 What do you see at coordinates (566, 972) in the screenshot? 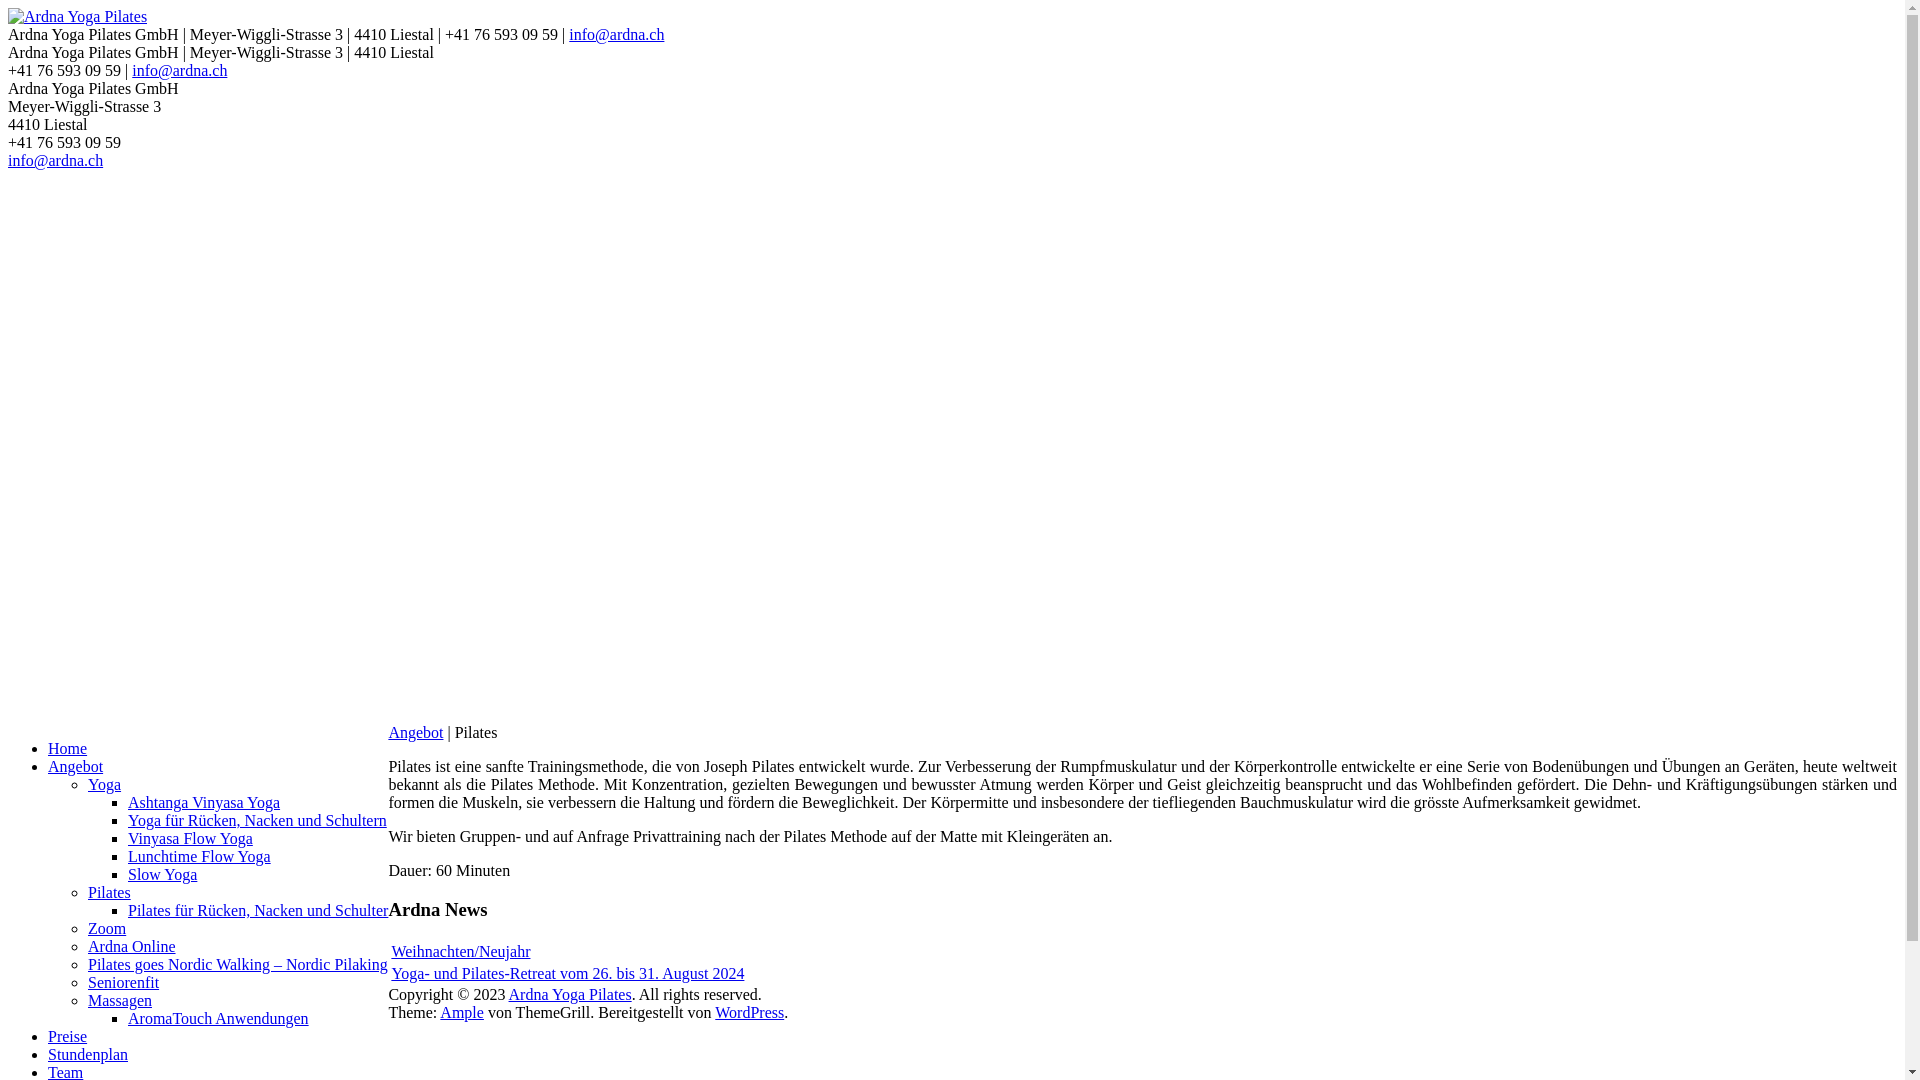
I see `'Yoga- und Pilates-Retreat vom 26. bis 31. August 2024'` at bounding box center [566, 972].